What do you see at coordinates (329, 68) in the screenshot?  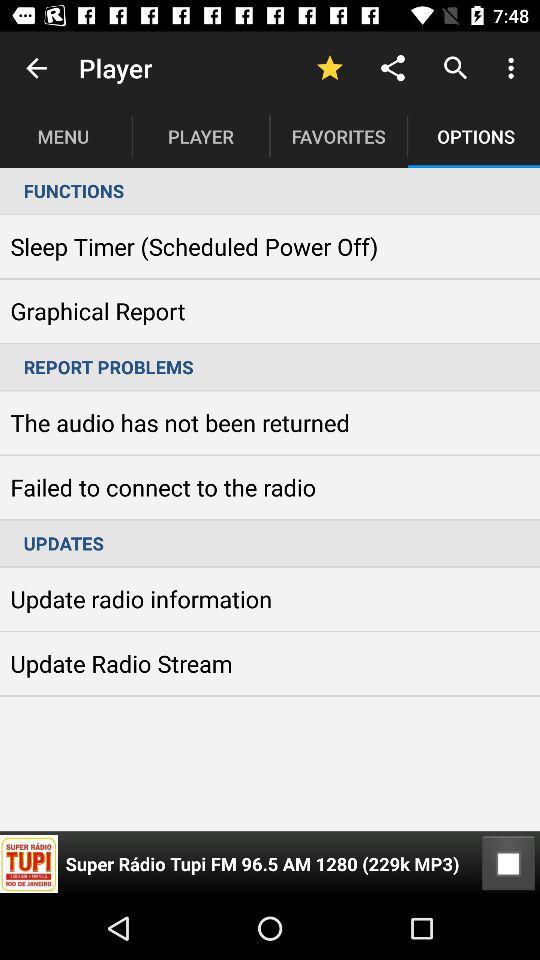 I see `icon to the right of player item` at bounding box center [329, 68].